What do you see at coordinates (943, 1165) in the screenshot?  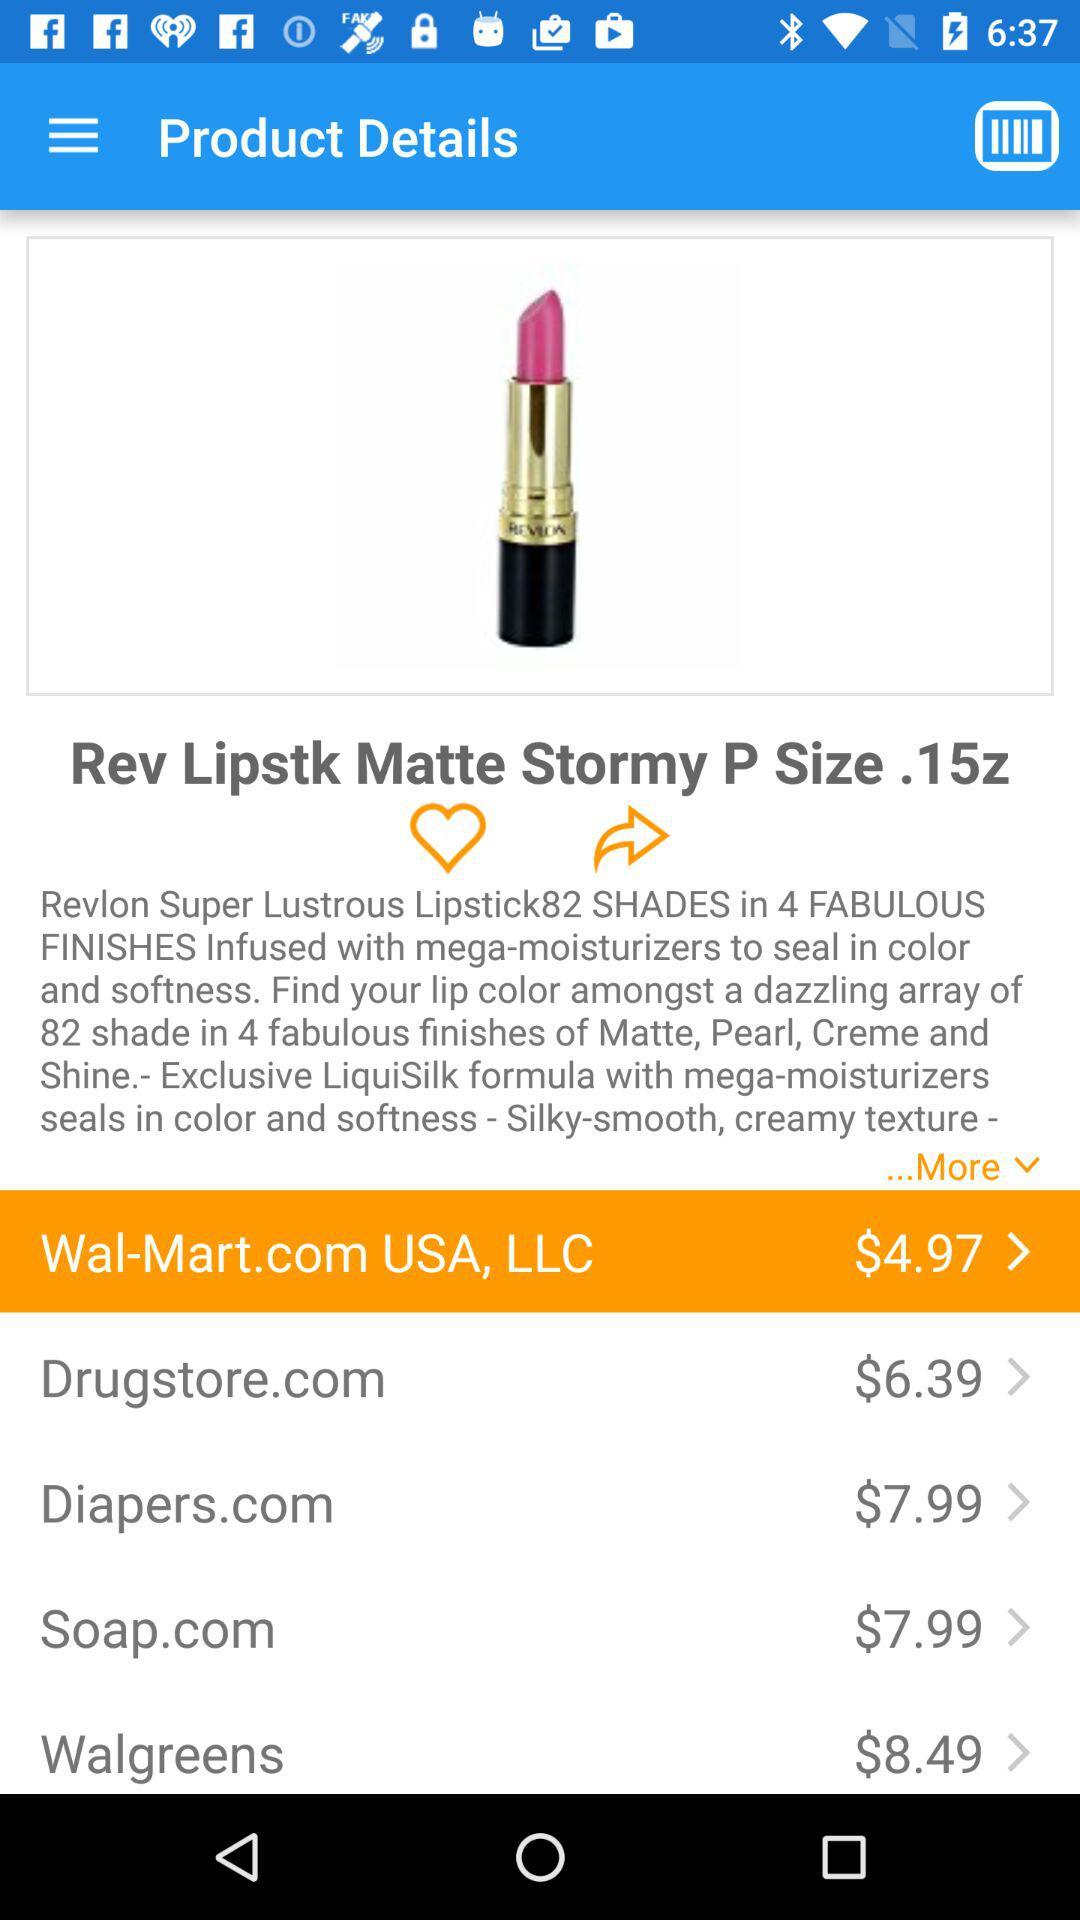 I see `the ...more item` at bounding box center [943, 1165].